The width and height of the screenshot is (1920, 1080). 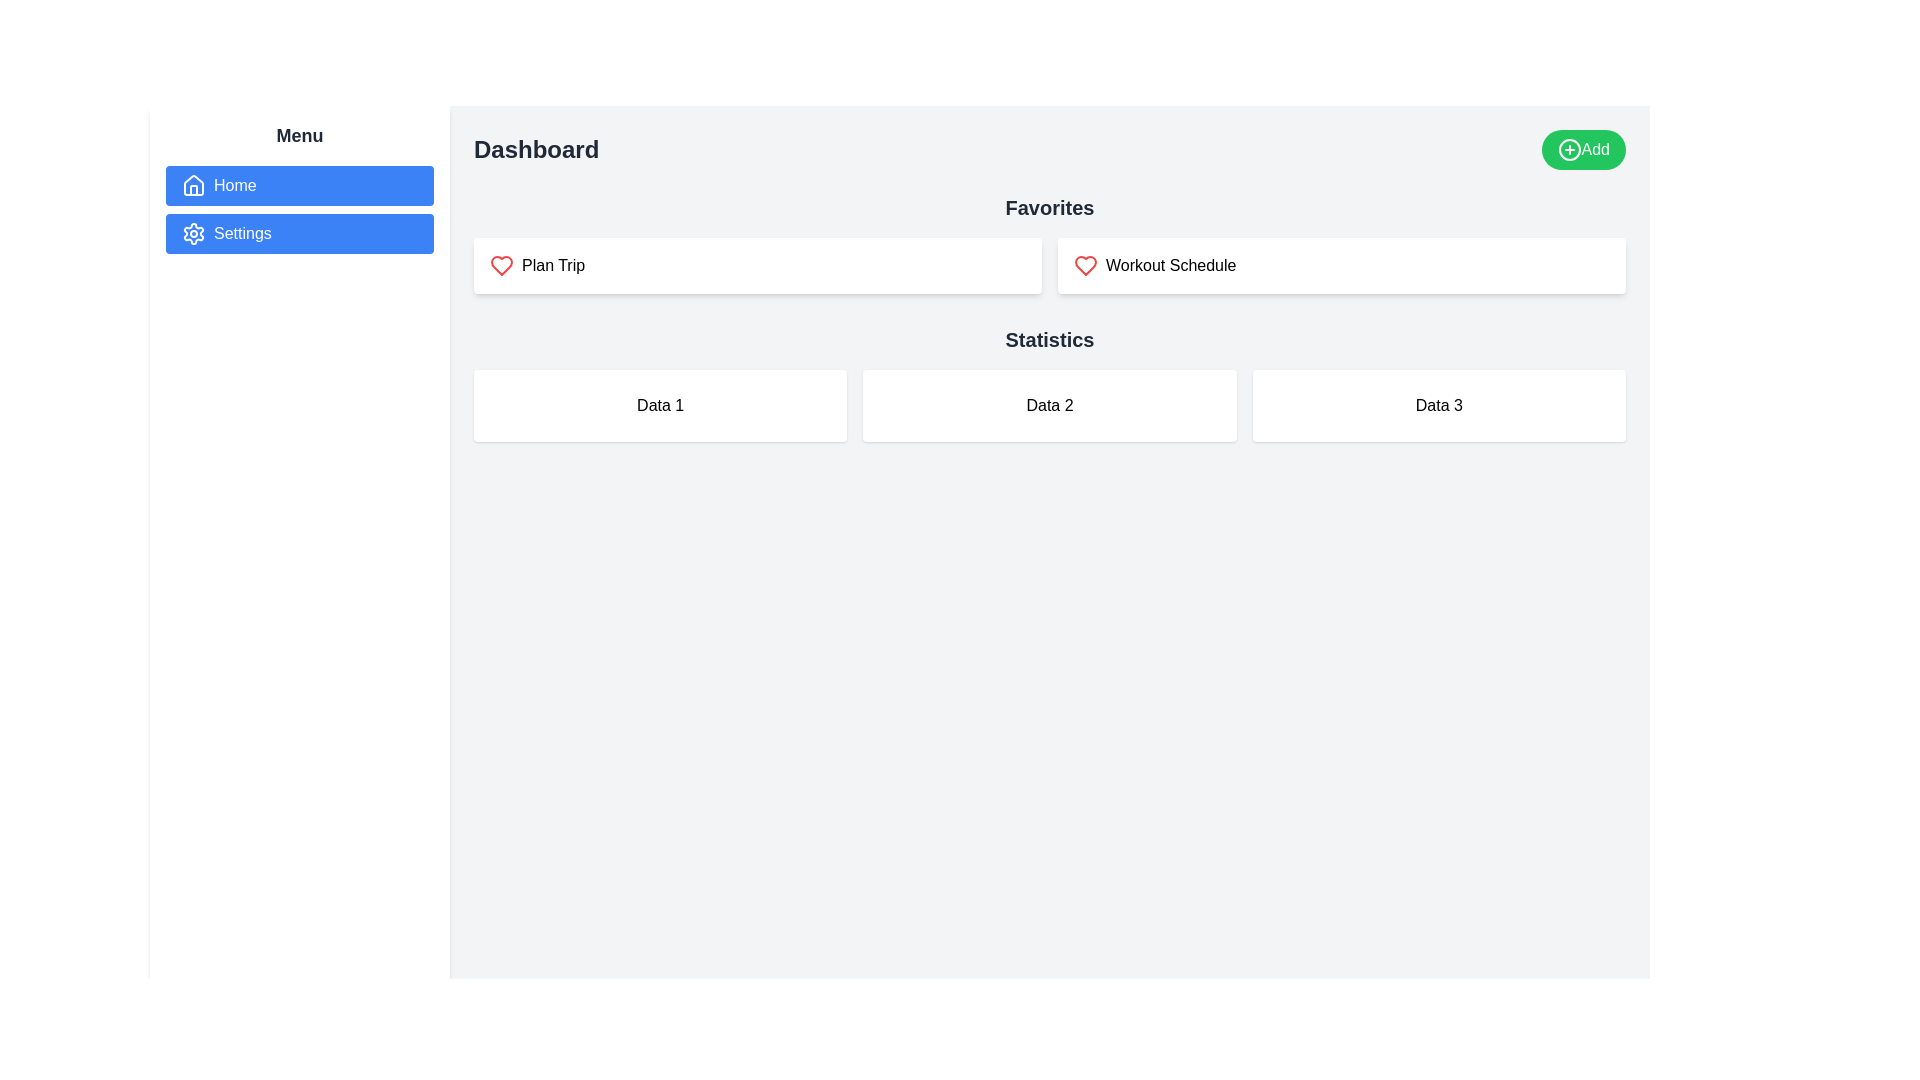 What do you see at coordinates (193, 185) in the screenshot?
I see `the 'Home' icon in the navigation menu` at bounding box center [193, 185].